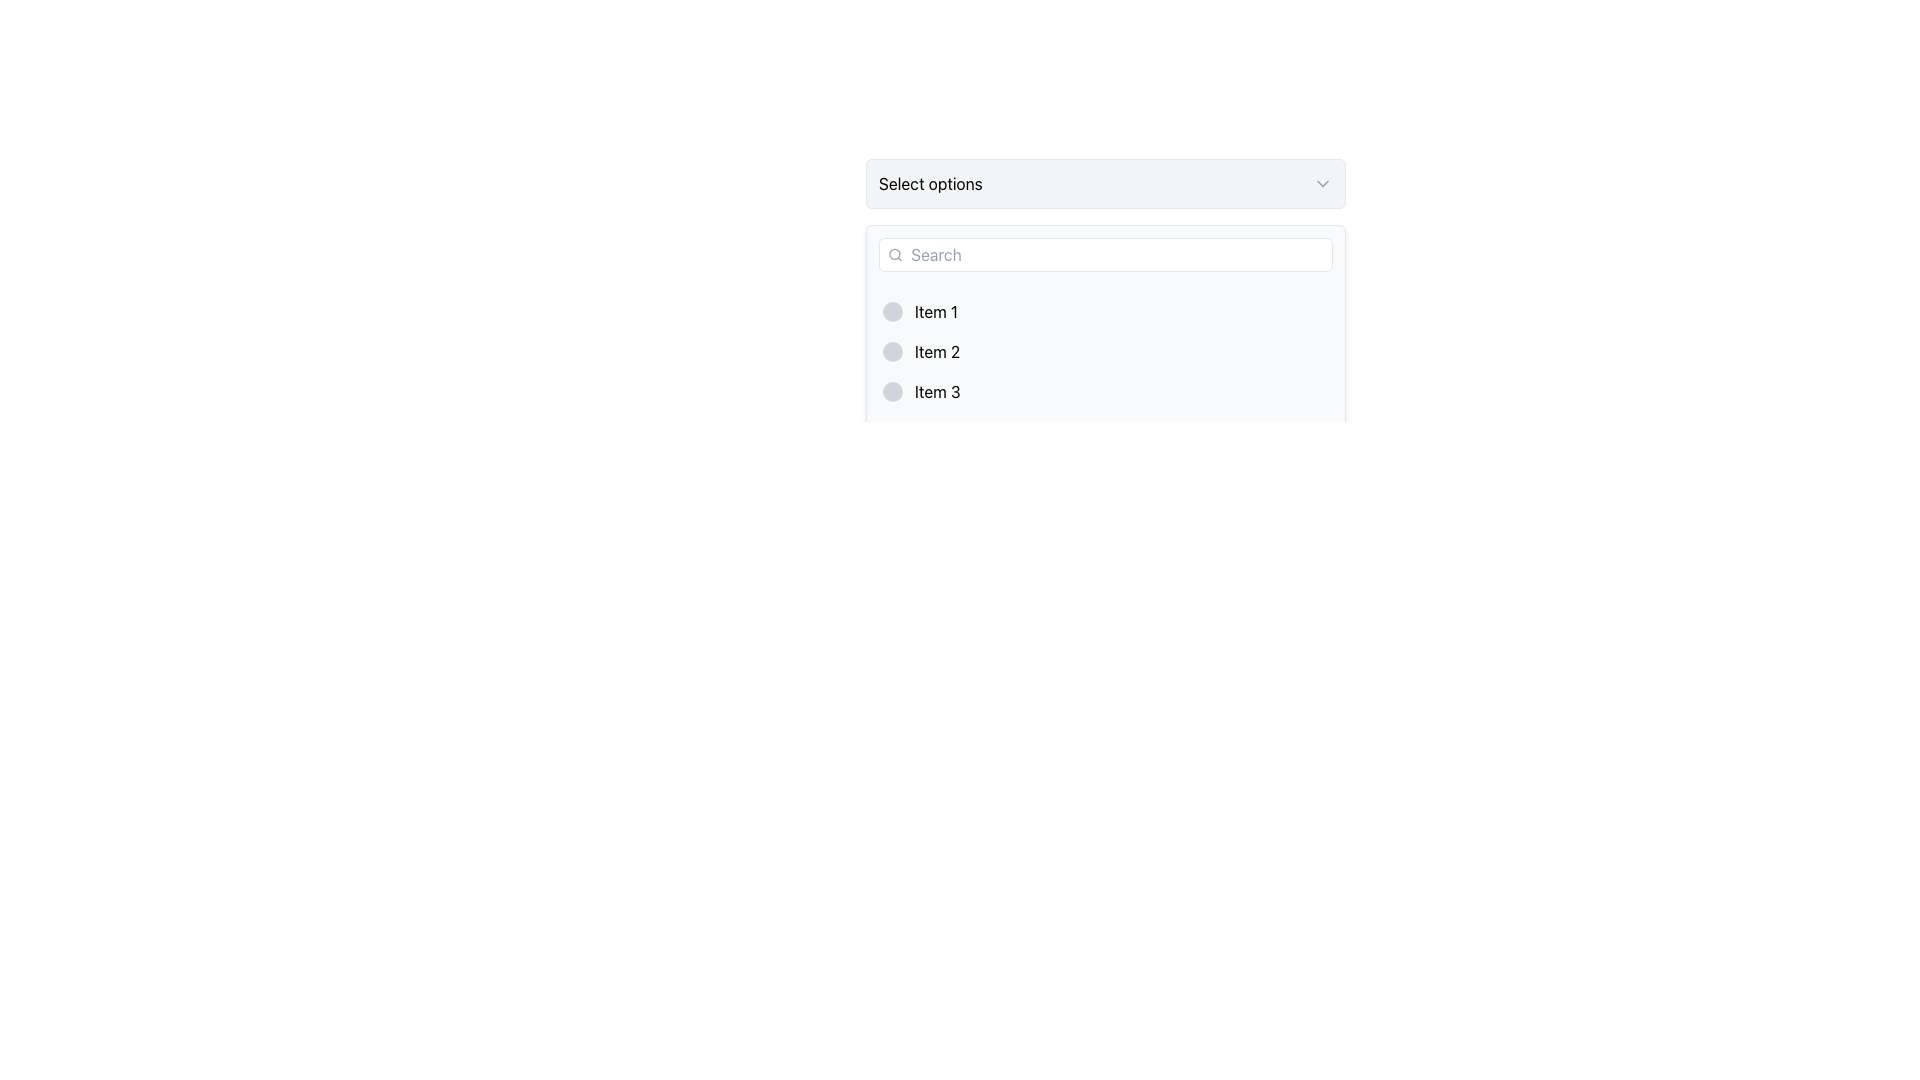  What do you see at coordinates (1104, 350) in the screenshot?
I see `the List Item labeled 'Item 2'` at bounding box center [1104, 350].